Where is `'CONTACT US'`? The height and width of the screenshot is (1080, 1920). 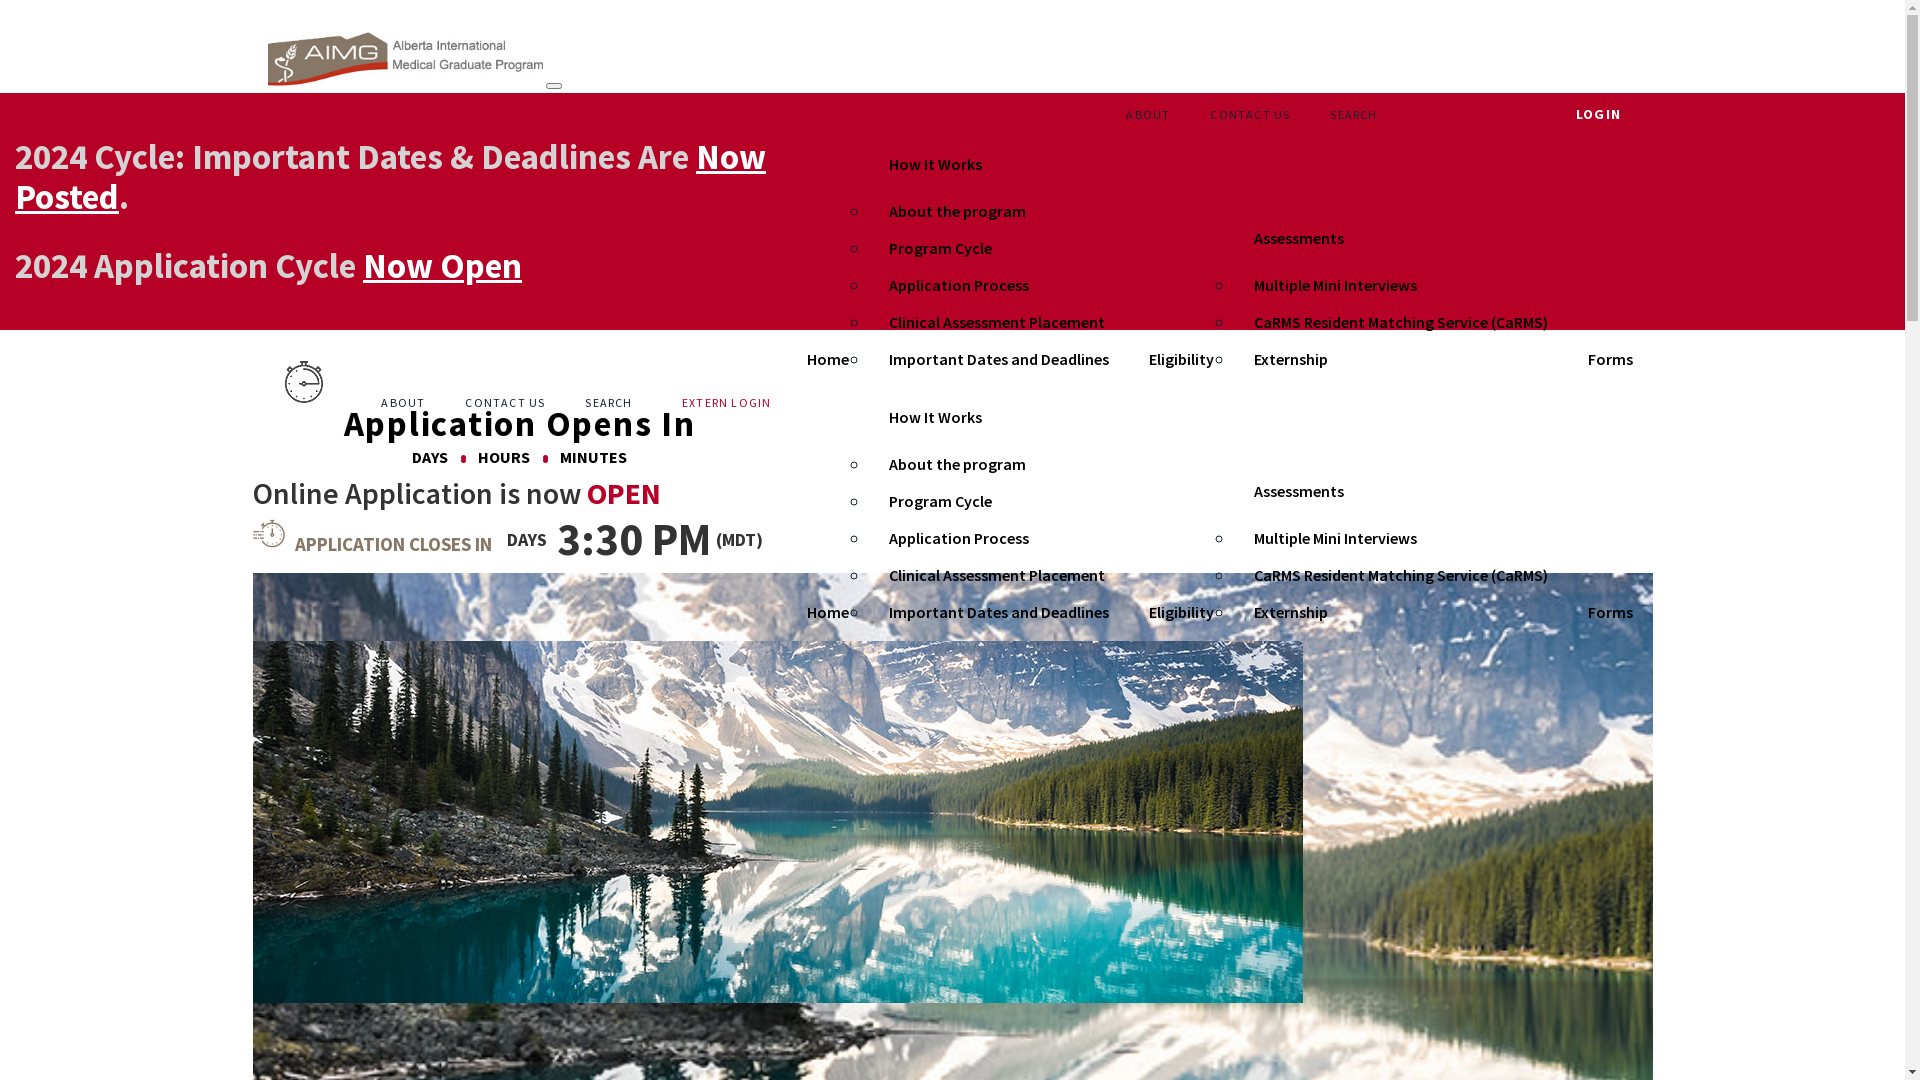
'CONTACT US' is located at coordinates (1248, 115).